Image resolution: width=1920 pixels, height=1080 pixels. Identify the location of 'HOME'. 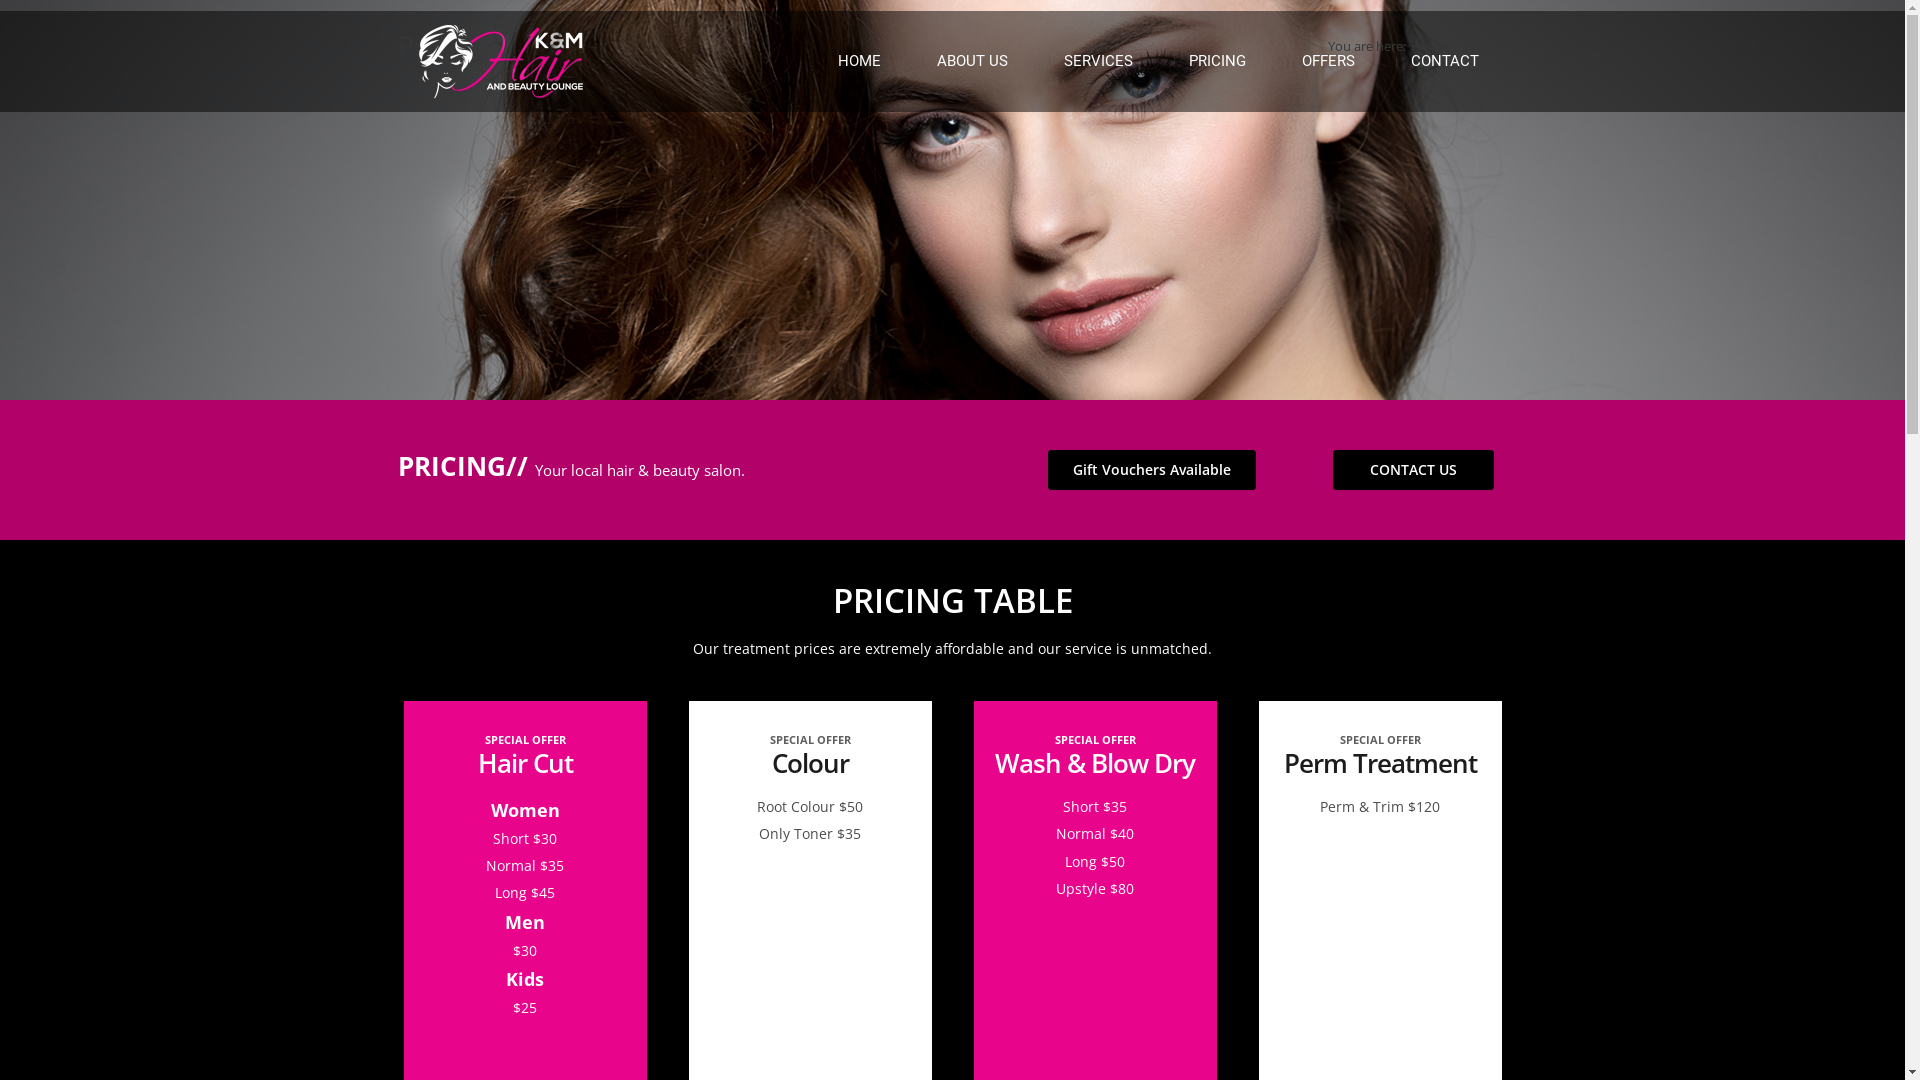
(838, 60).